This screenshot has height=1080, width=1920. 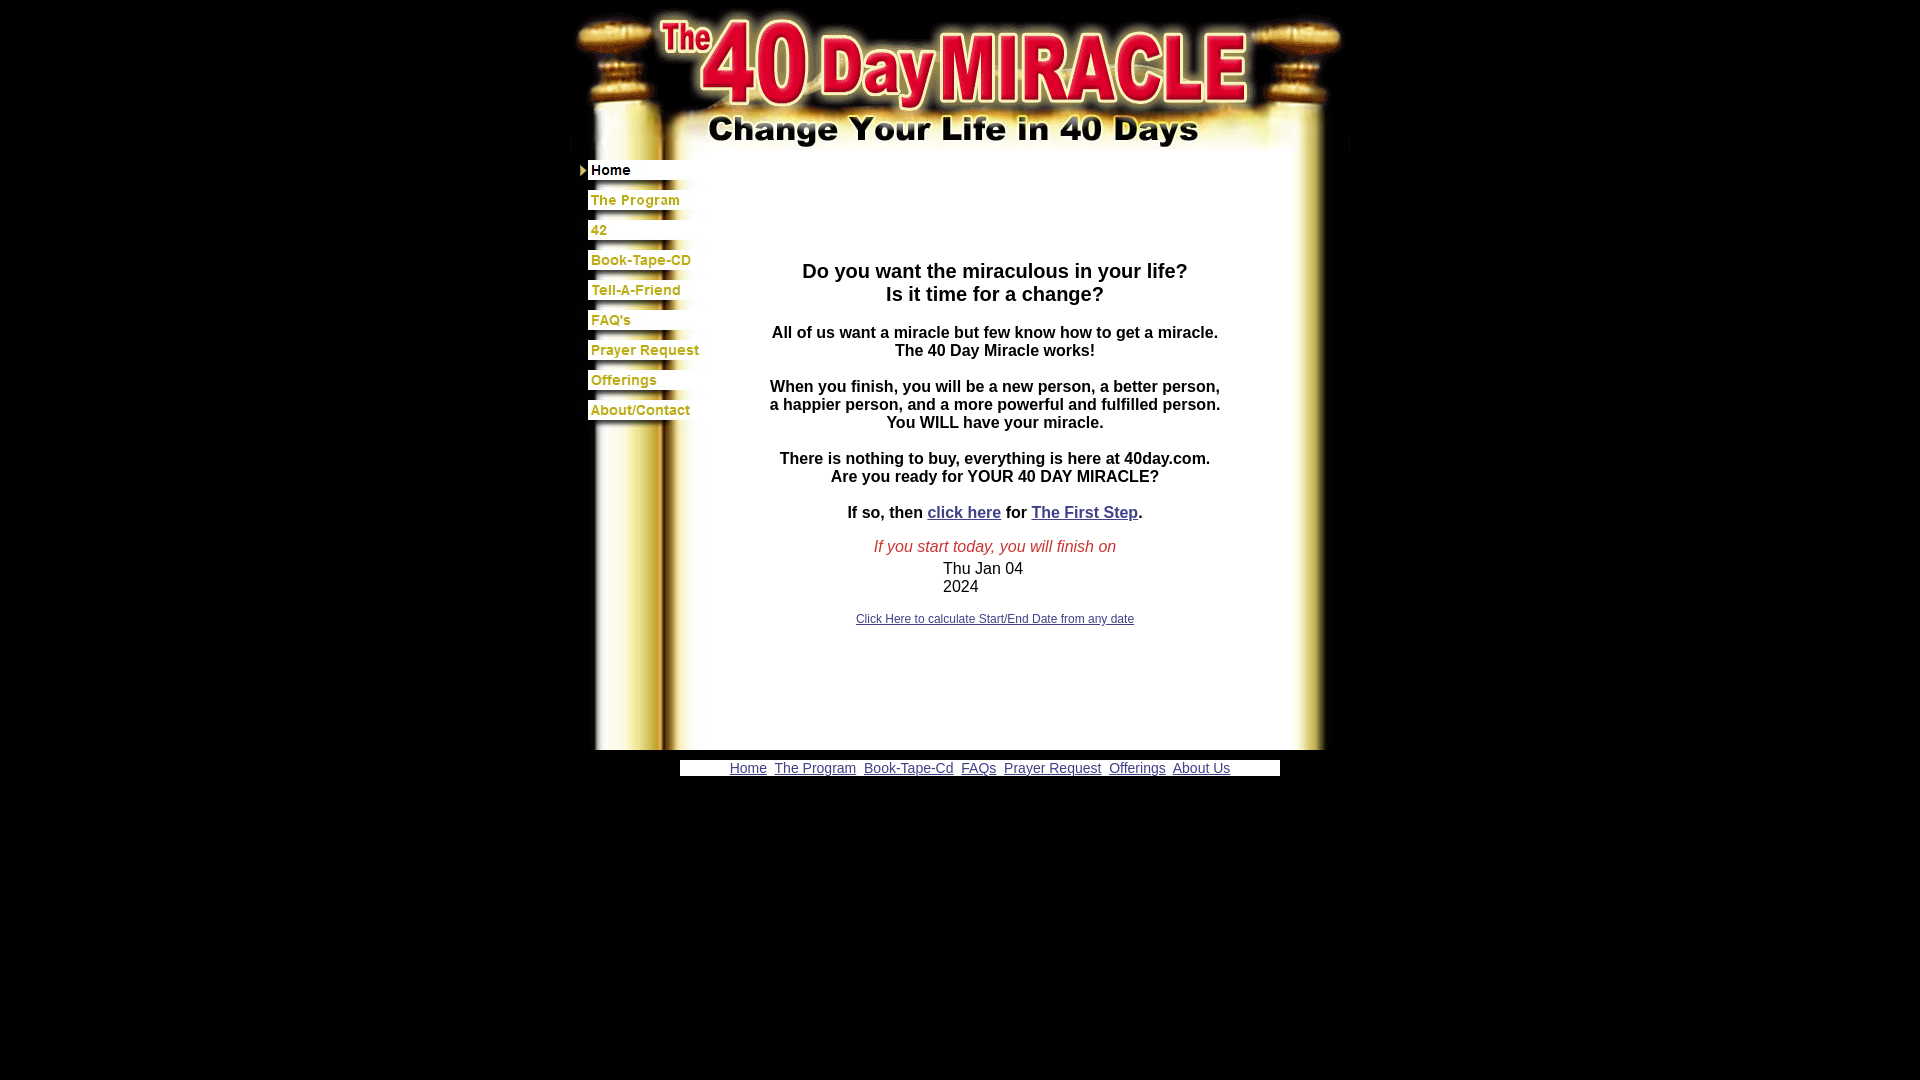 What do you see at coordinates (747, 766) in the screenshot?
I see `'Home'` at bounding box center [747, 766].